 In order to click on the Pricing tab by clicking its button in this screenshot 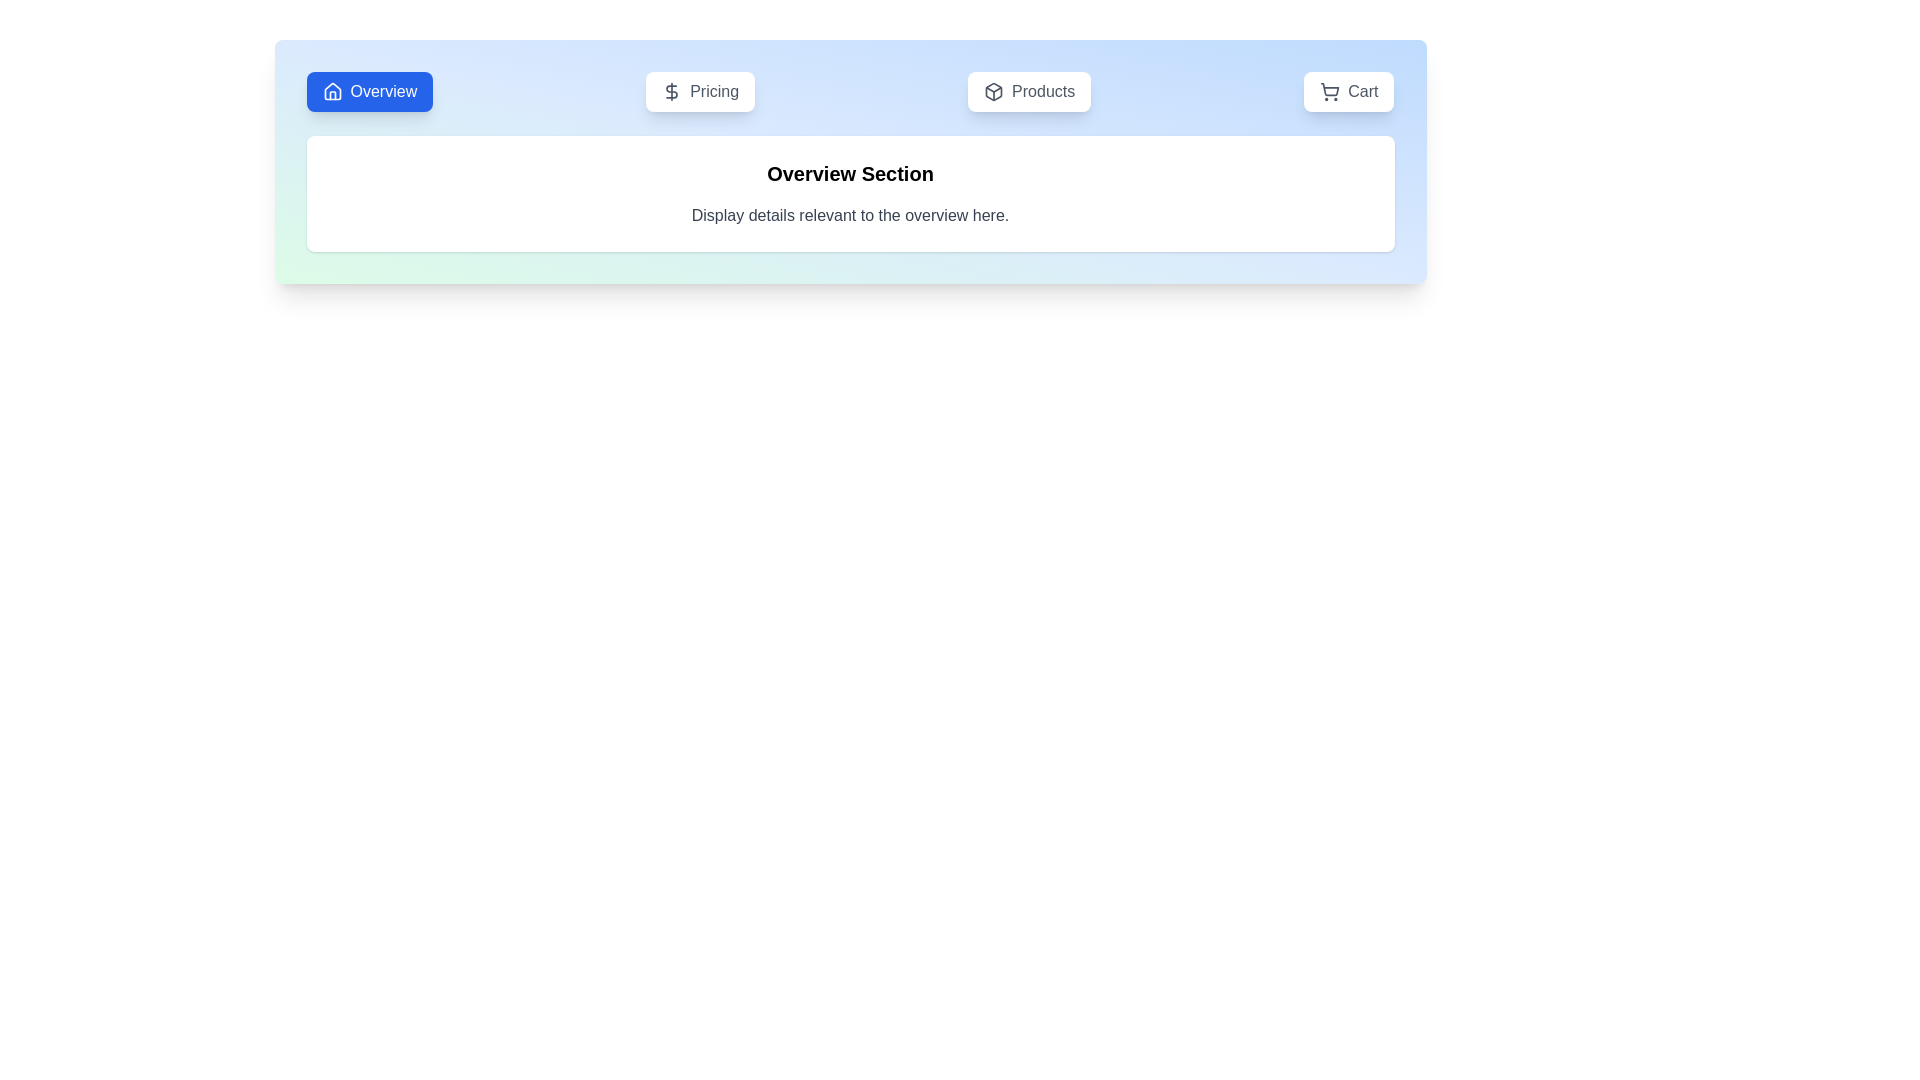, I will do `click(700, 92)`.